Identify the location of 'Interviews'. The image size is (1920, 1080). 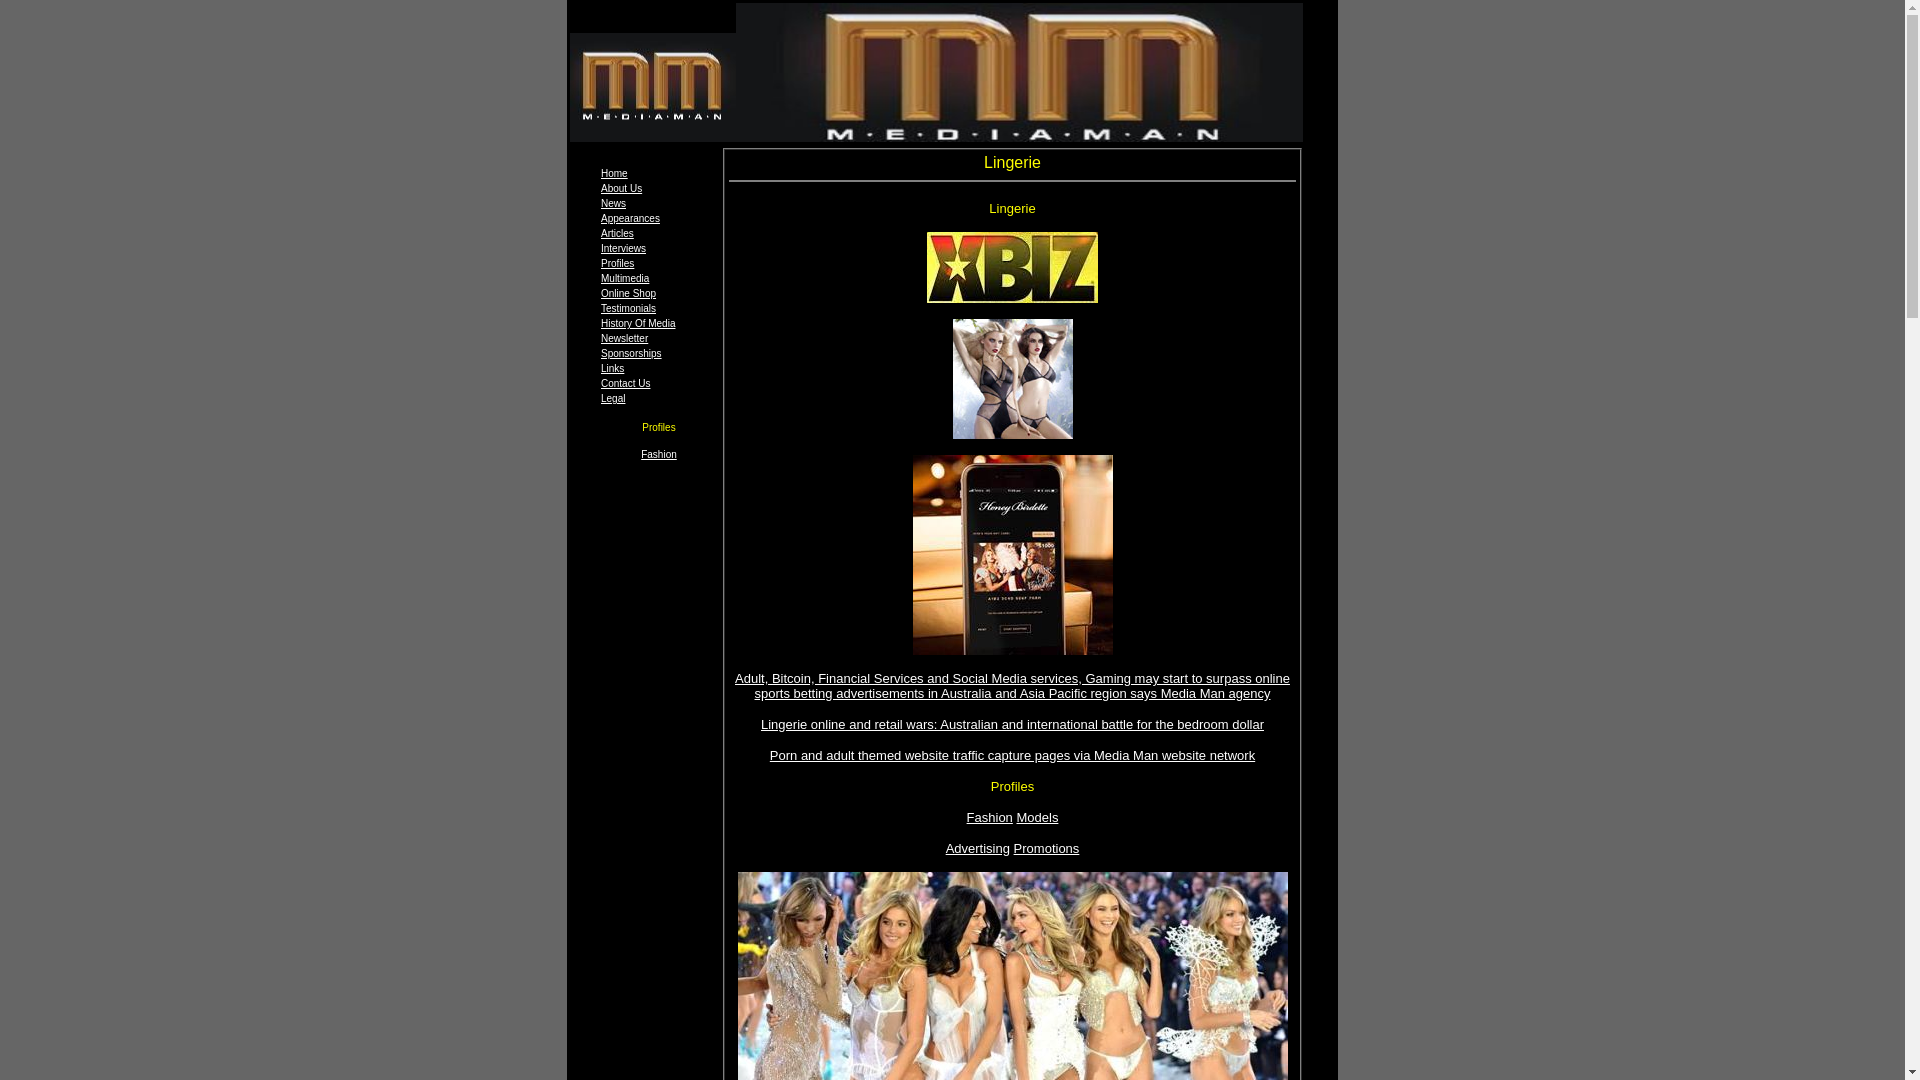
(622, 247).